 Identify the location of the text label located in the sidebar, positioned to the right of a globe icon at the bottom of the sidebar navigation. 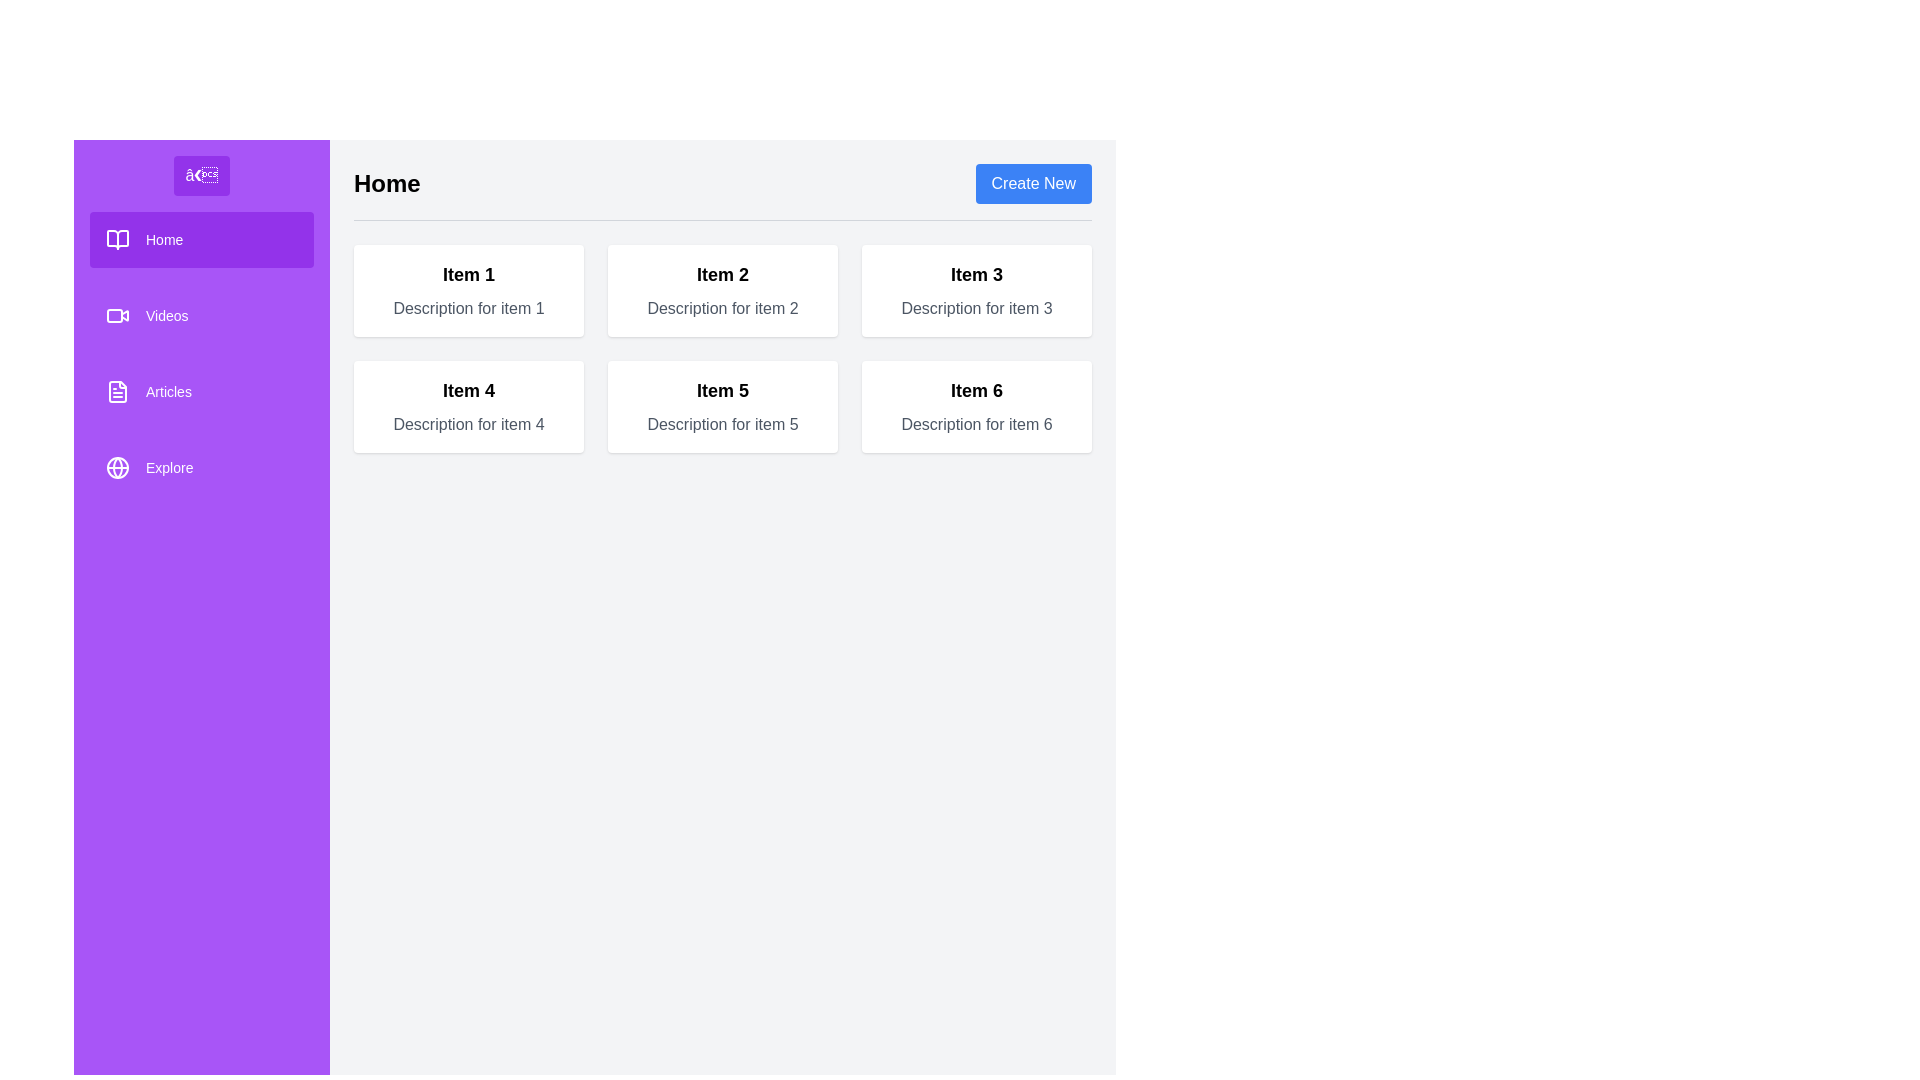
(169, 467).